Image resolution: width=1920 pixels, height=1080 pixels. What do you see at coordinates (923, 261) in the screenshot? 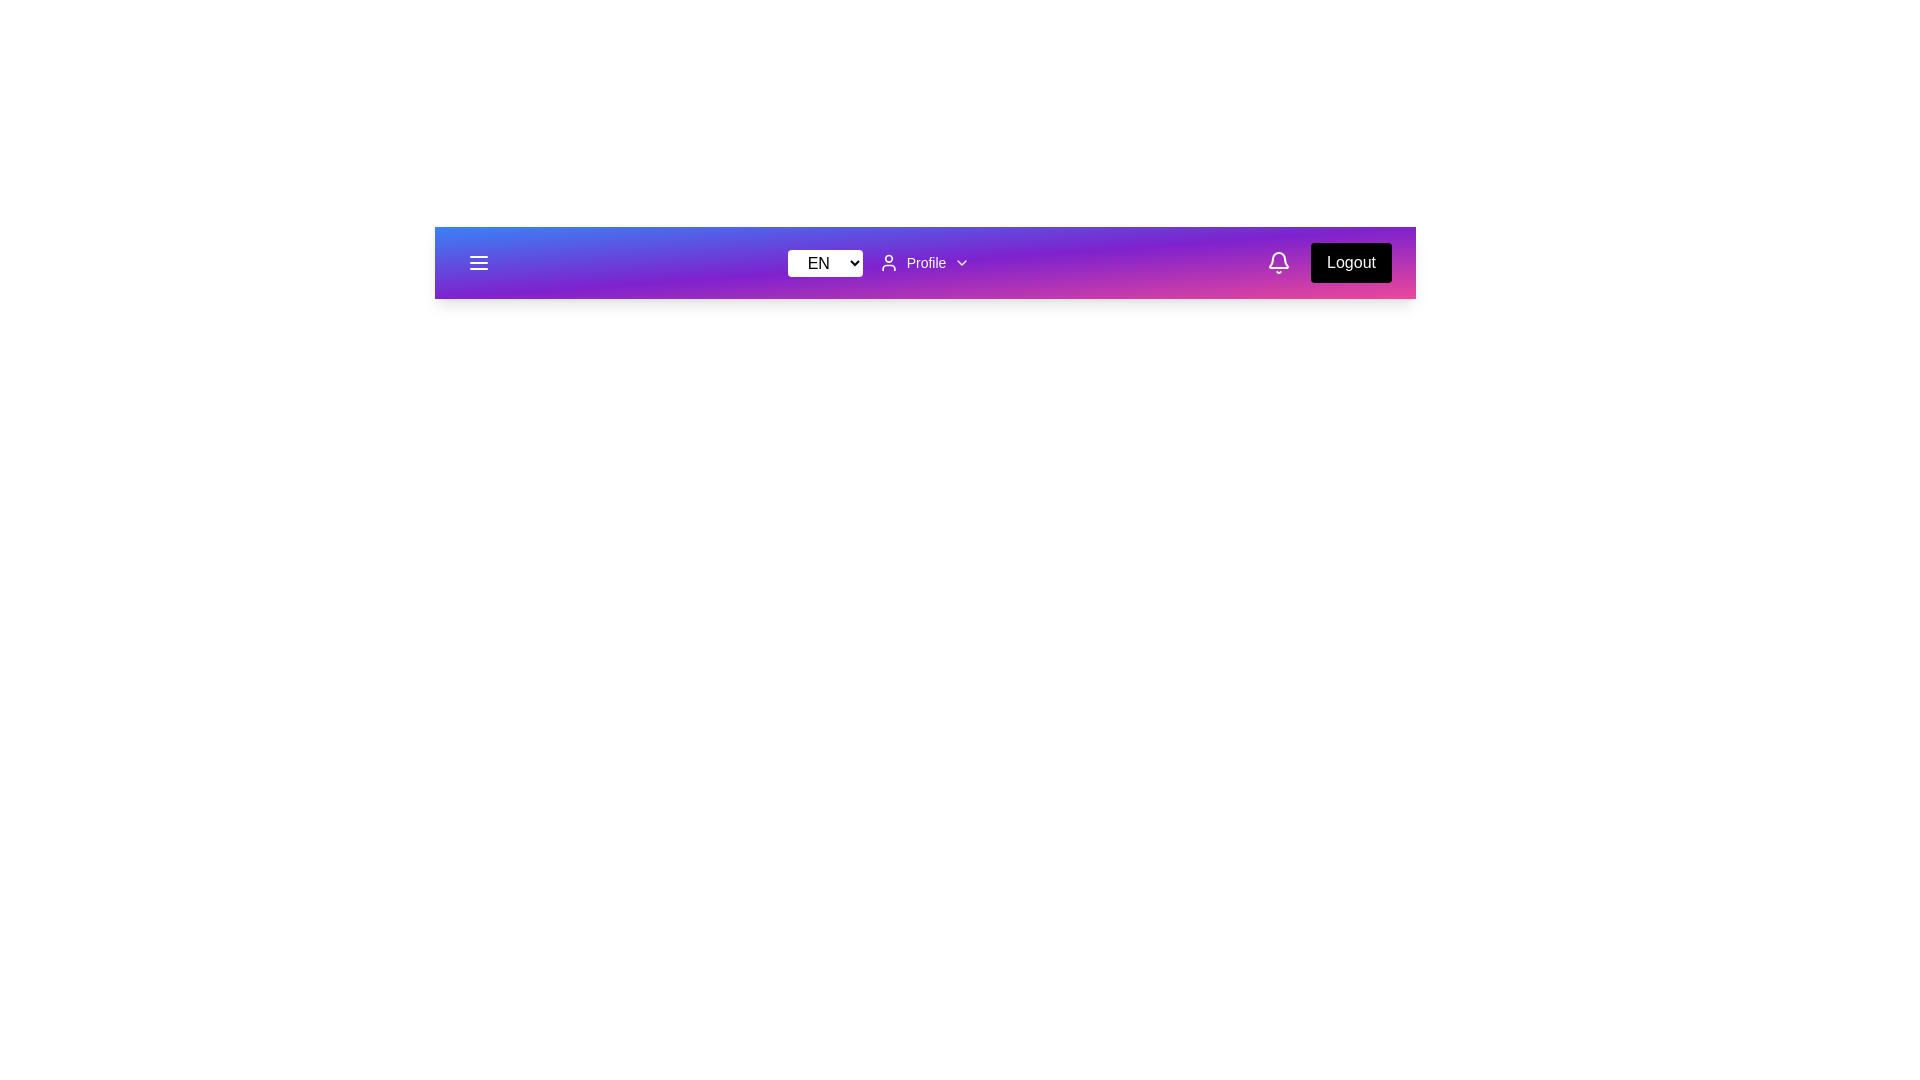
I see `the Profile button to access user profile details` at bounding box center [923, 261].